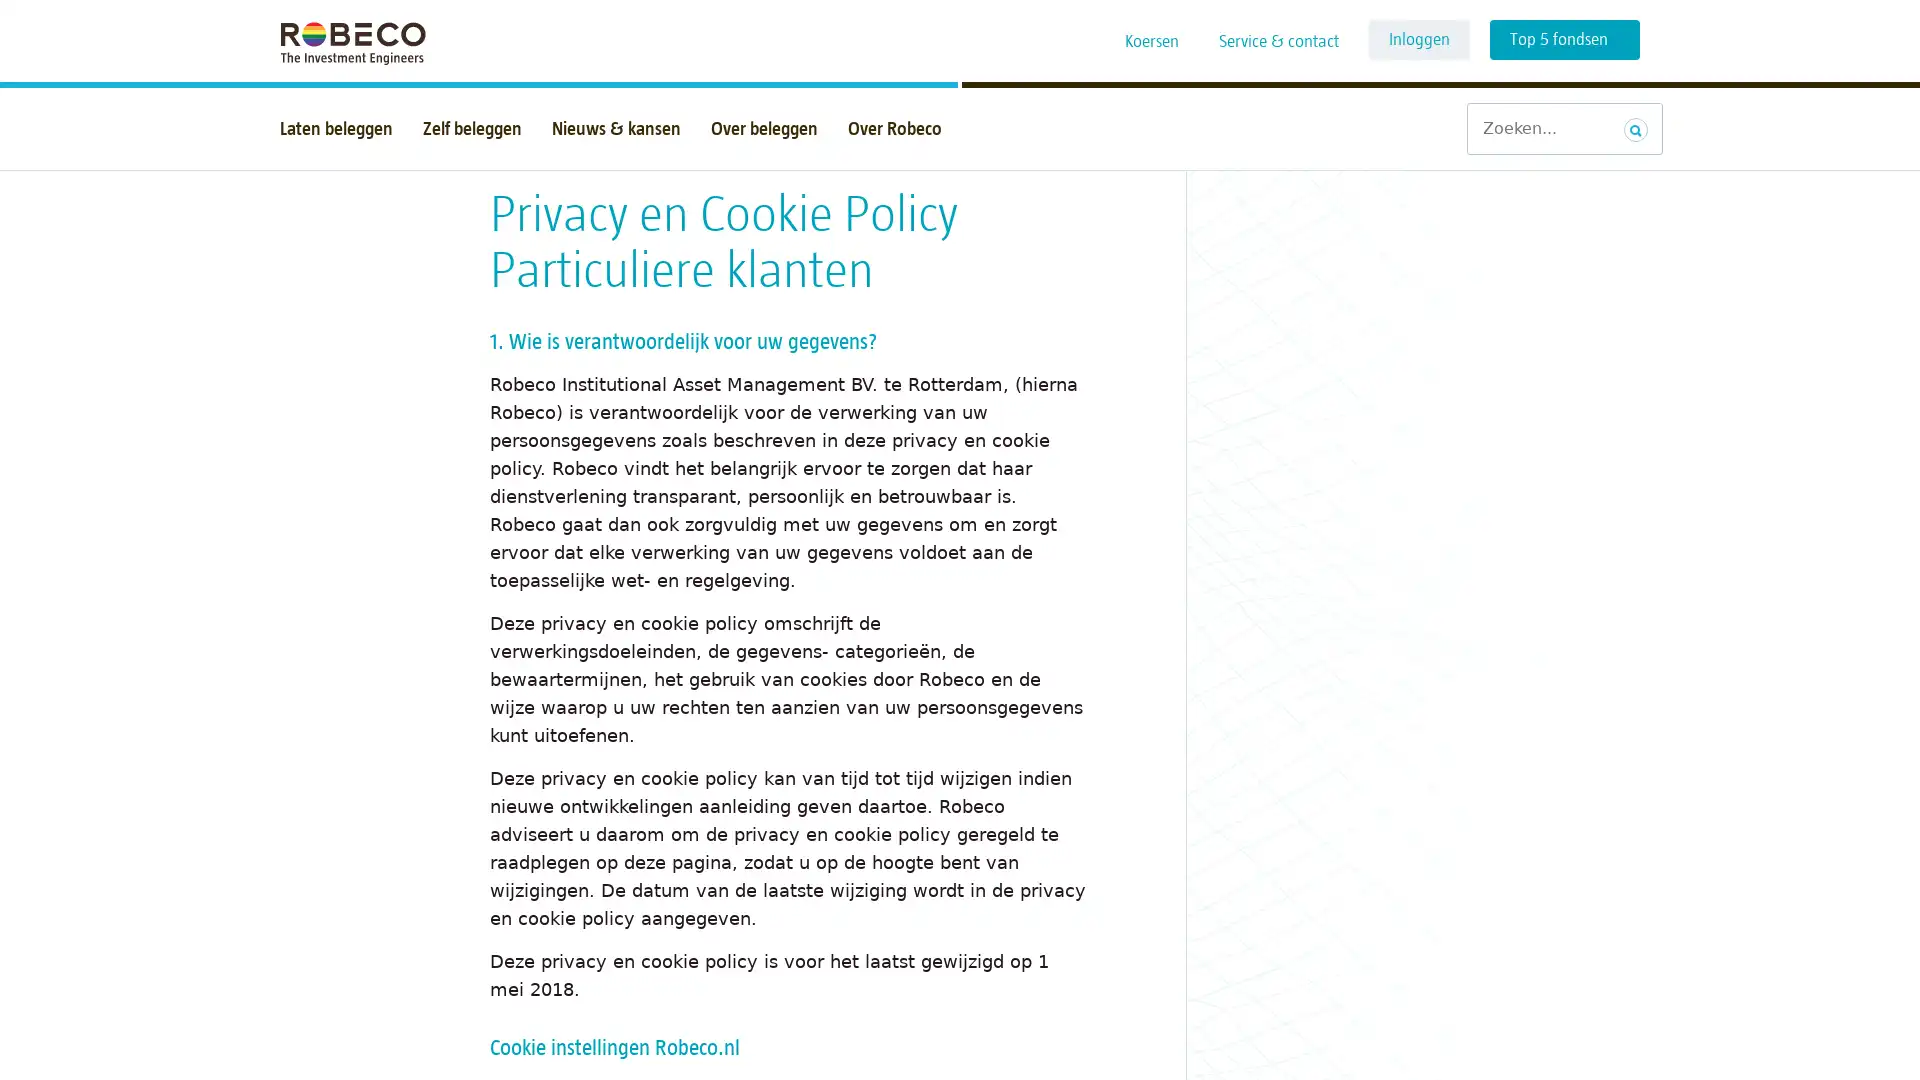 This screenshot has height=1080, width=1920. I want to click on Over beleggen, so click(763, 128).